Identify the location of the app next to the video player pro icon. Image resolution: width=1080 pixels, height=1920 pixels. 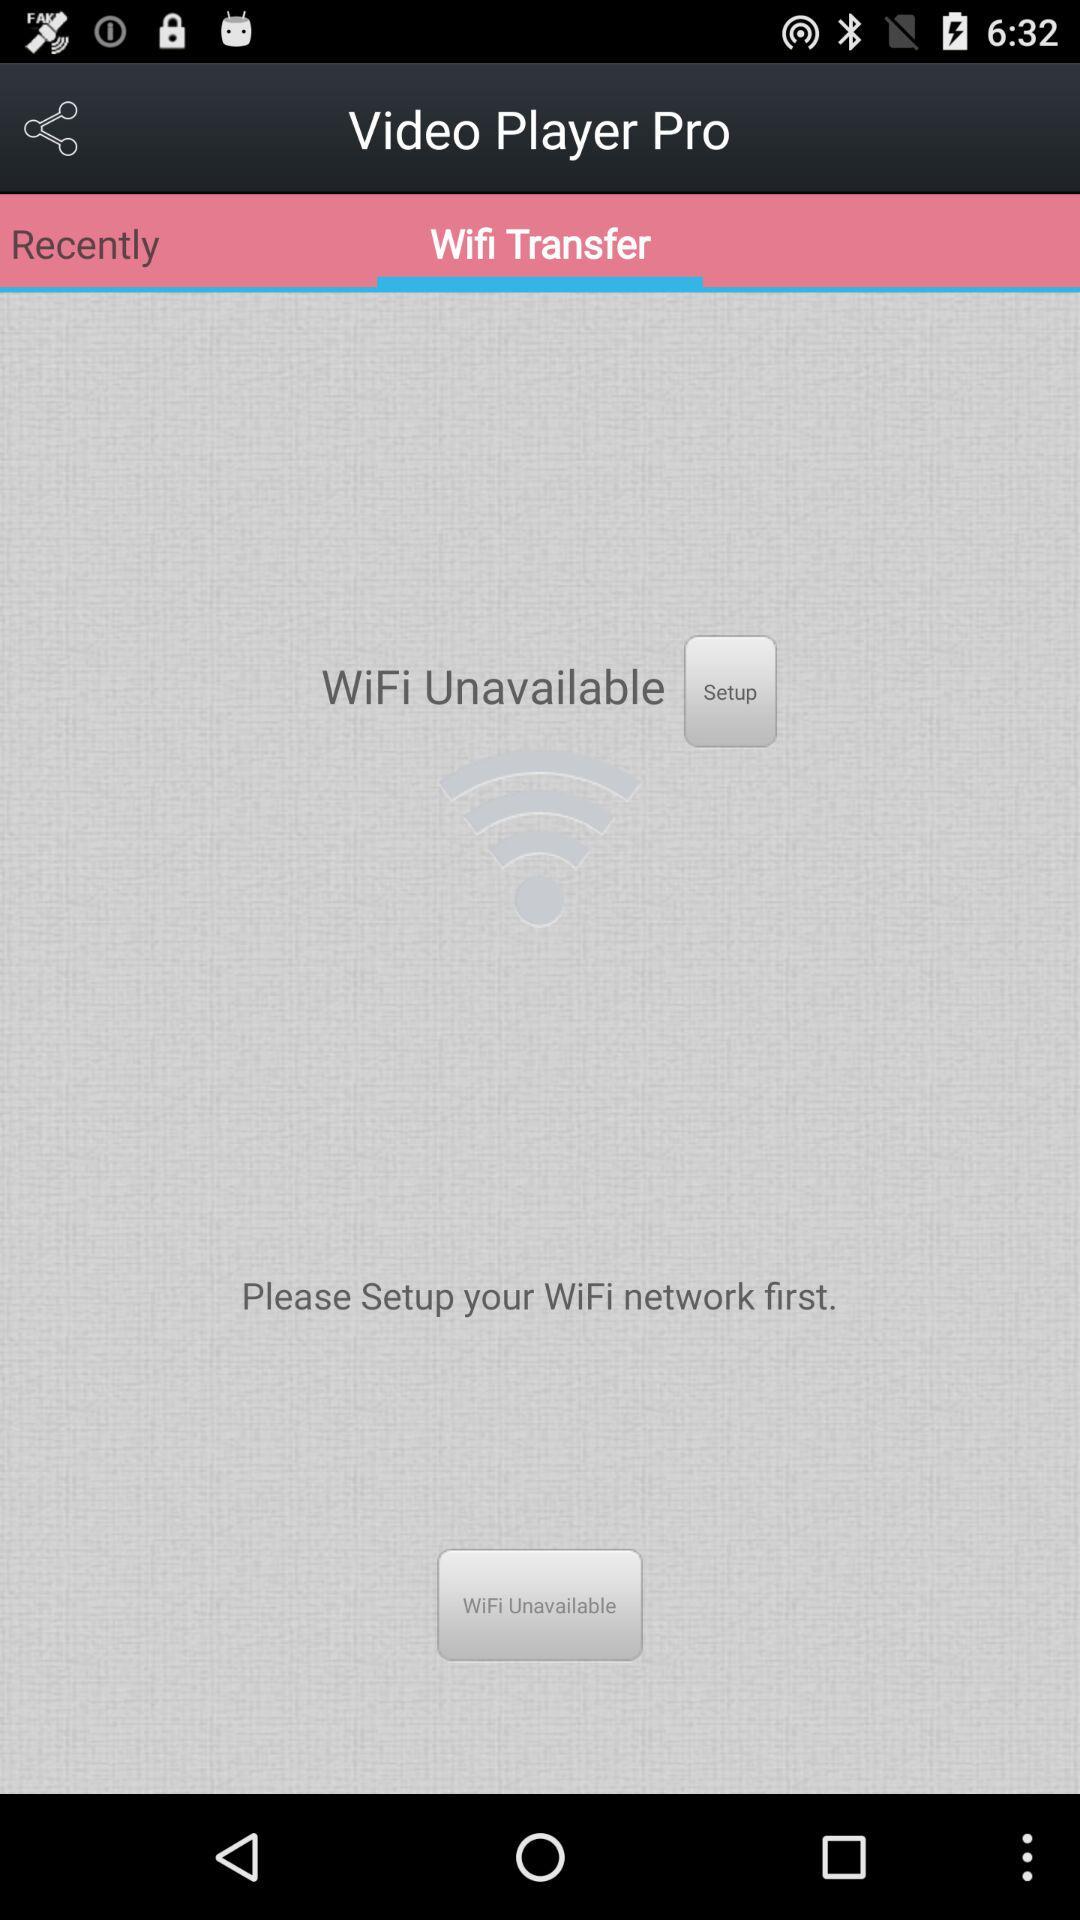
(51, 127).